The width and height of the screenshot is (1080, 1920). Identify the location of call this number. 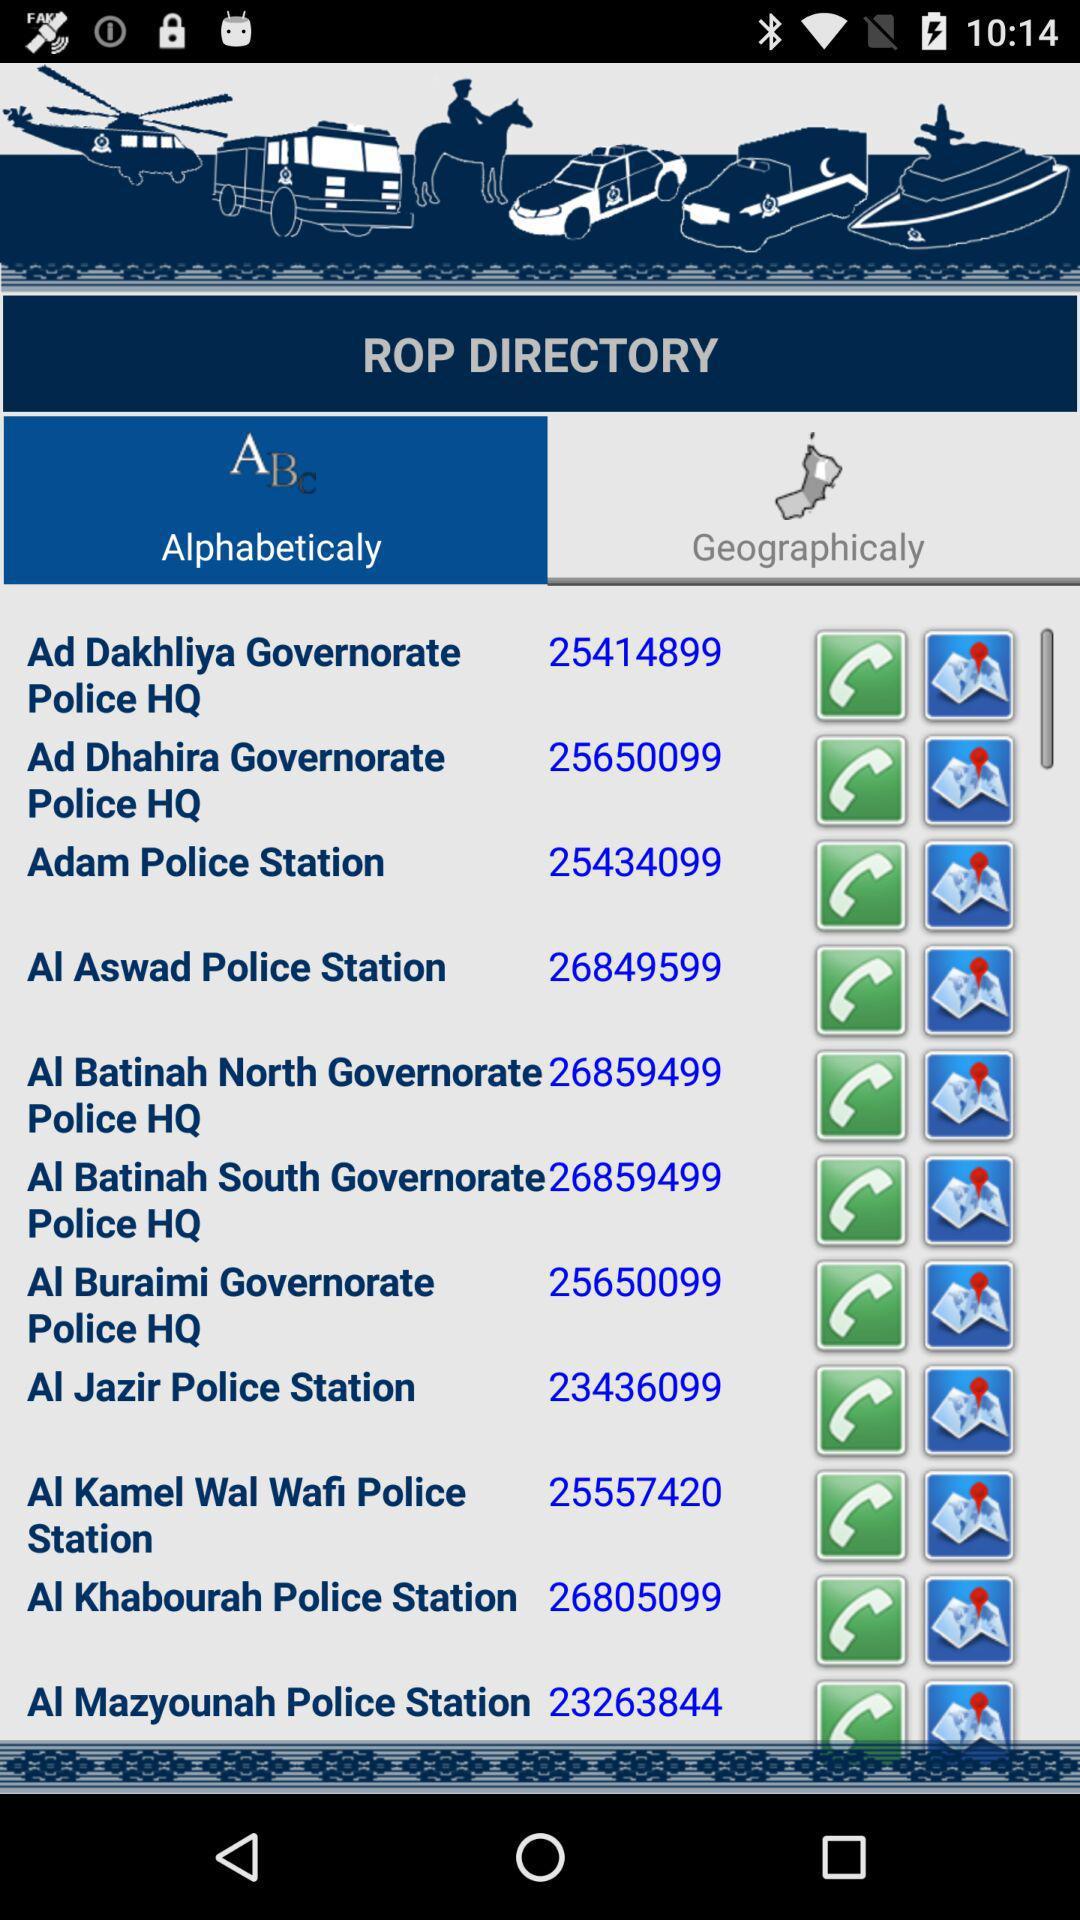
(859, 1725).